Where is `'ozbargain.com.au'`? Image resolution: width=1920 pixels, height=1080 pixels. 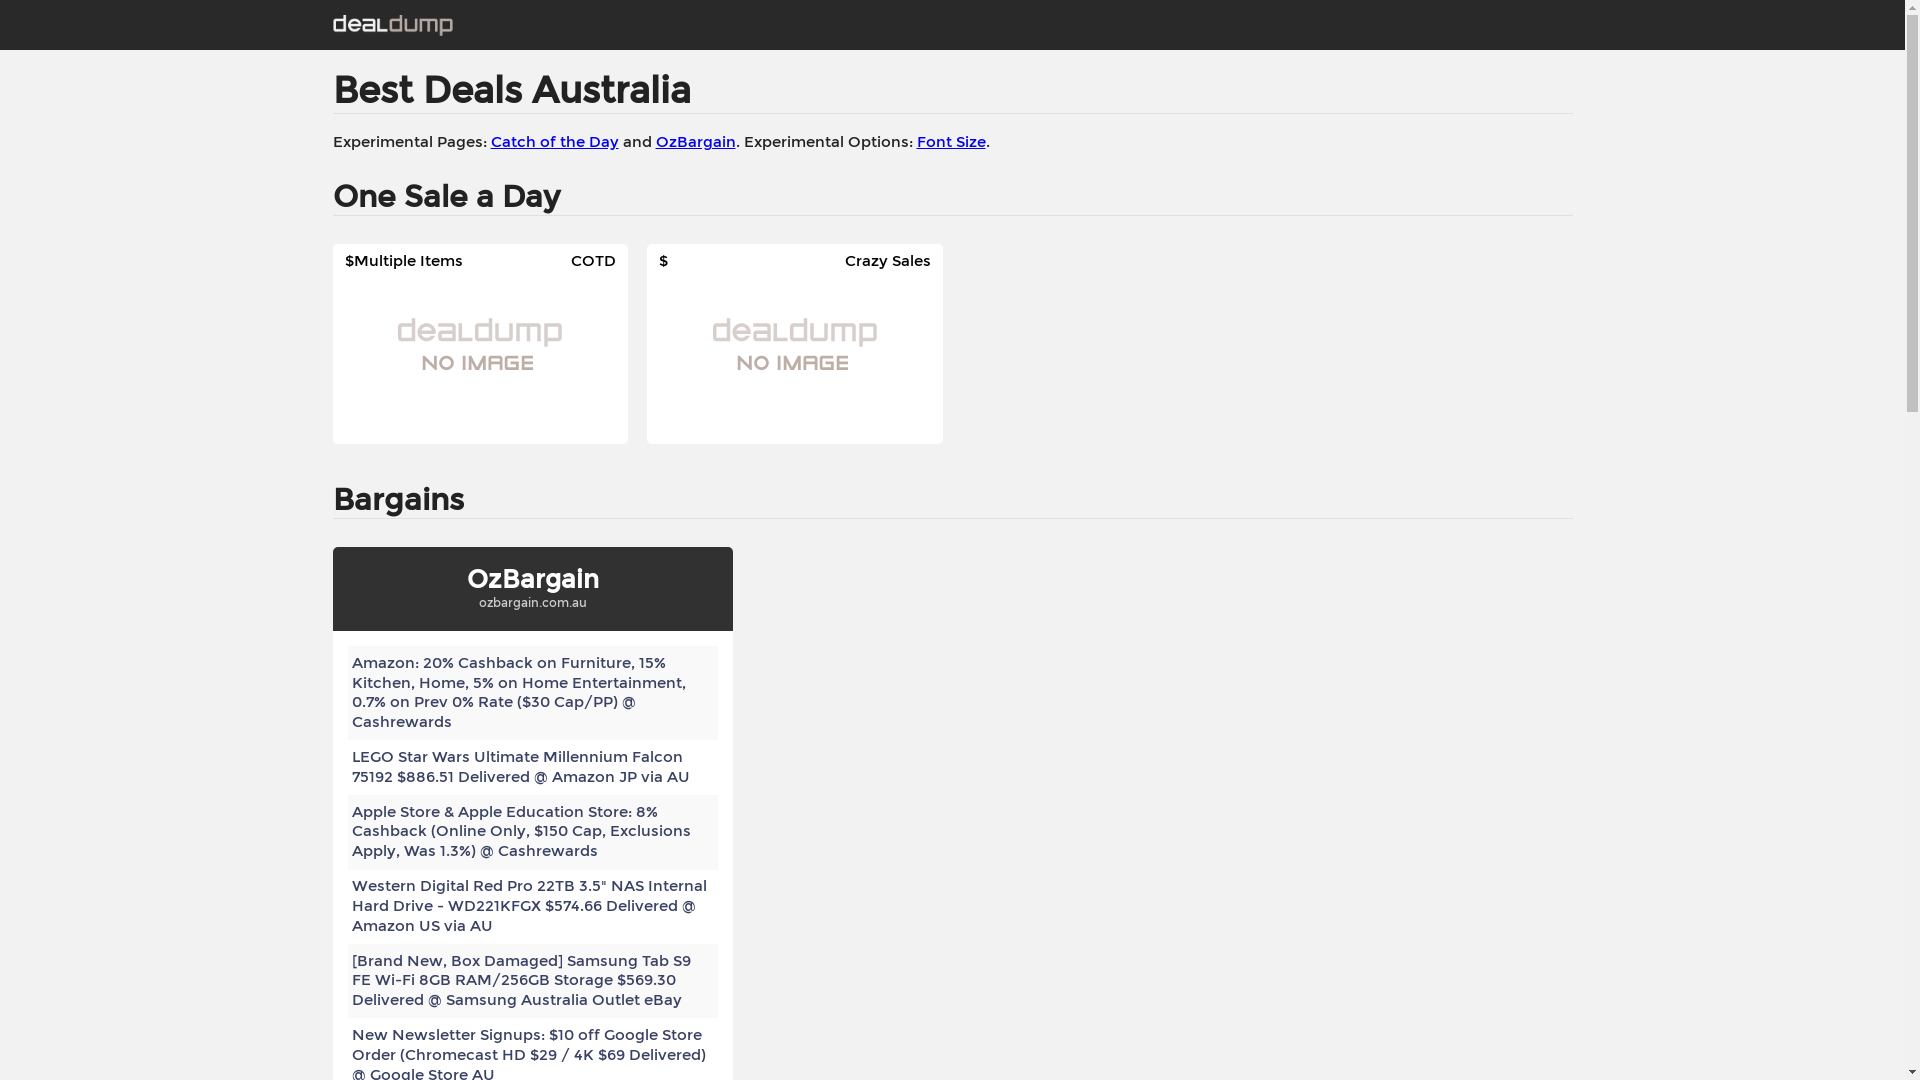 'ozbargain.com.au' is located at coordinates (532, 601).